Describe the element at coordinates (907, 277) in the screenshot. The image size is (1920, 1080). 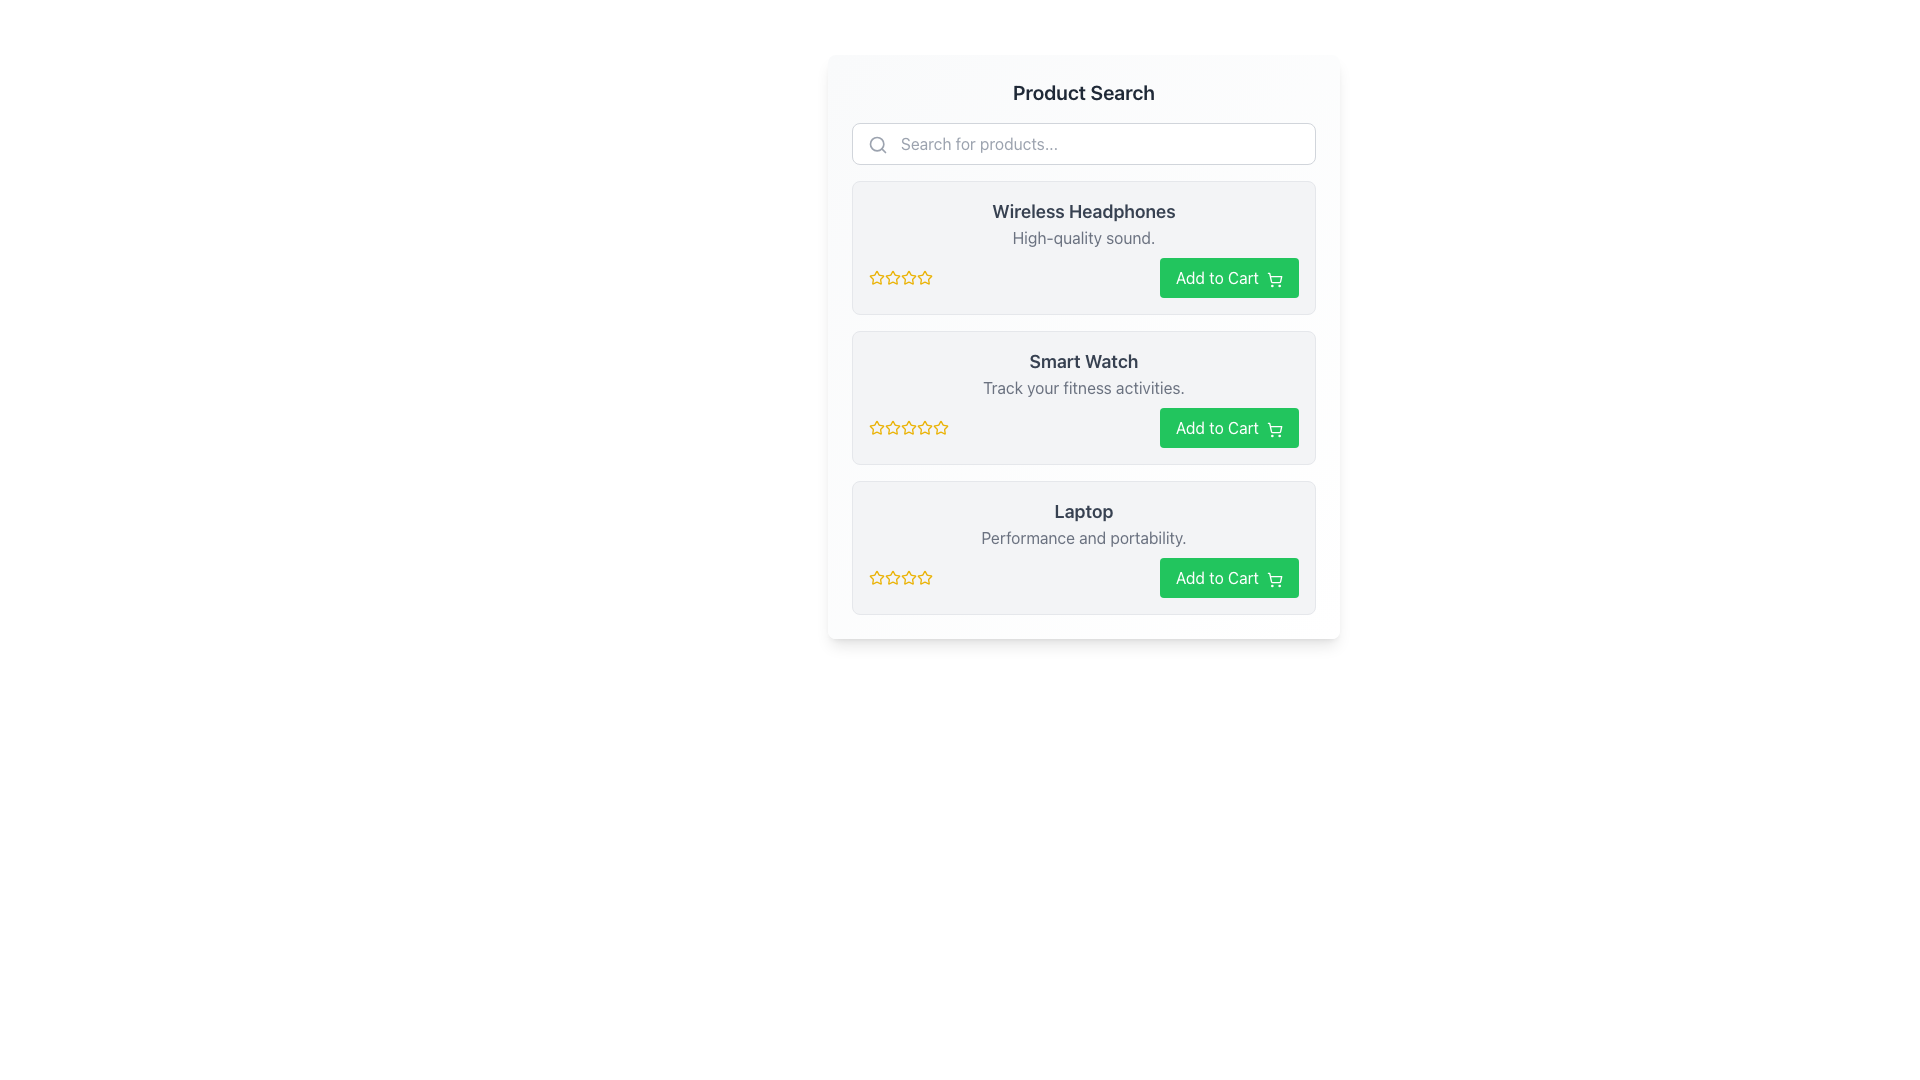
I see `fourth star-shaped icon with a yellow outline in the rating section beneath the 'Wireless Headphones' product entry` at that location.